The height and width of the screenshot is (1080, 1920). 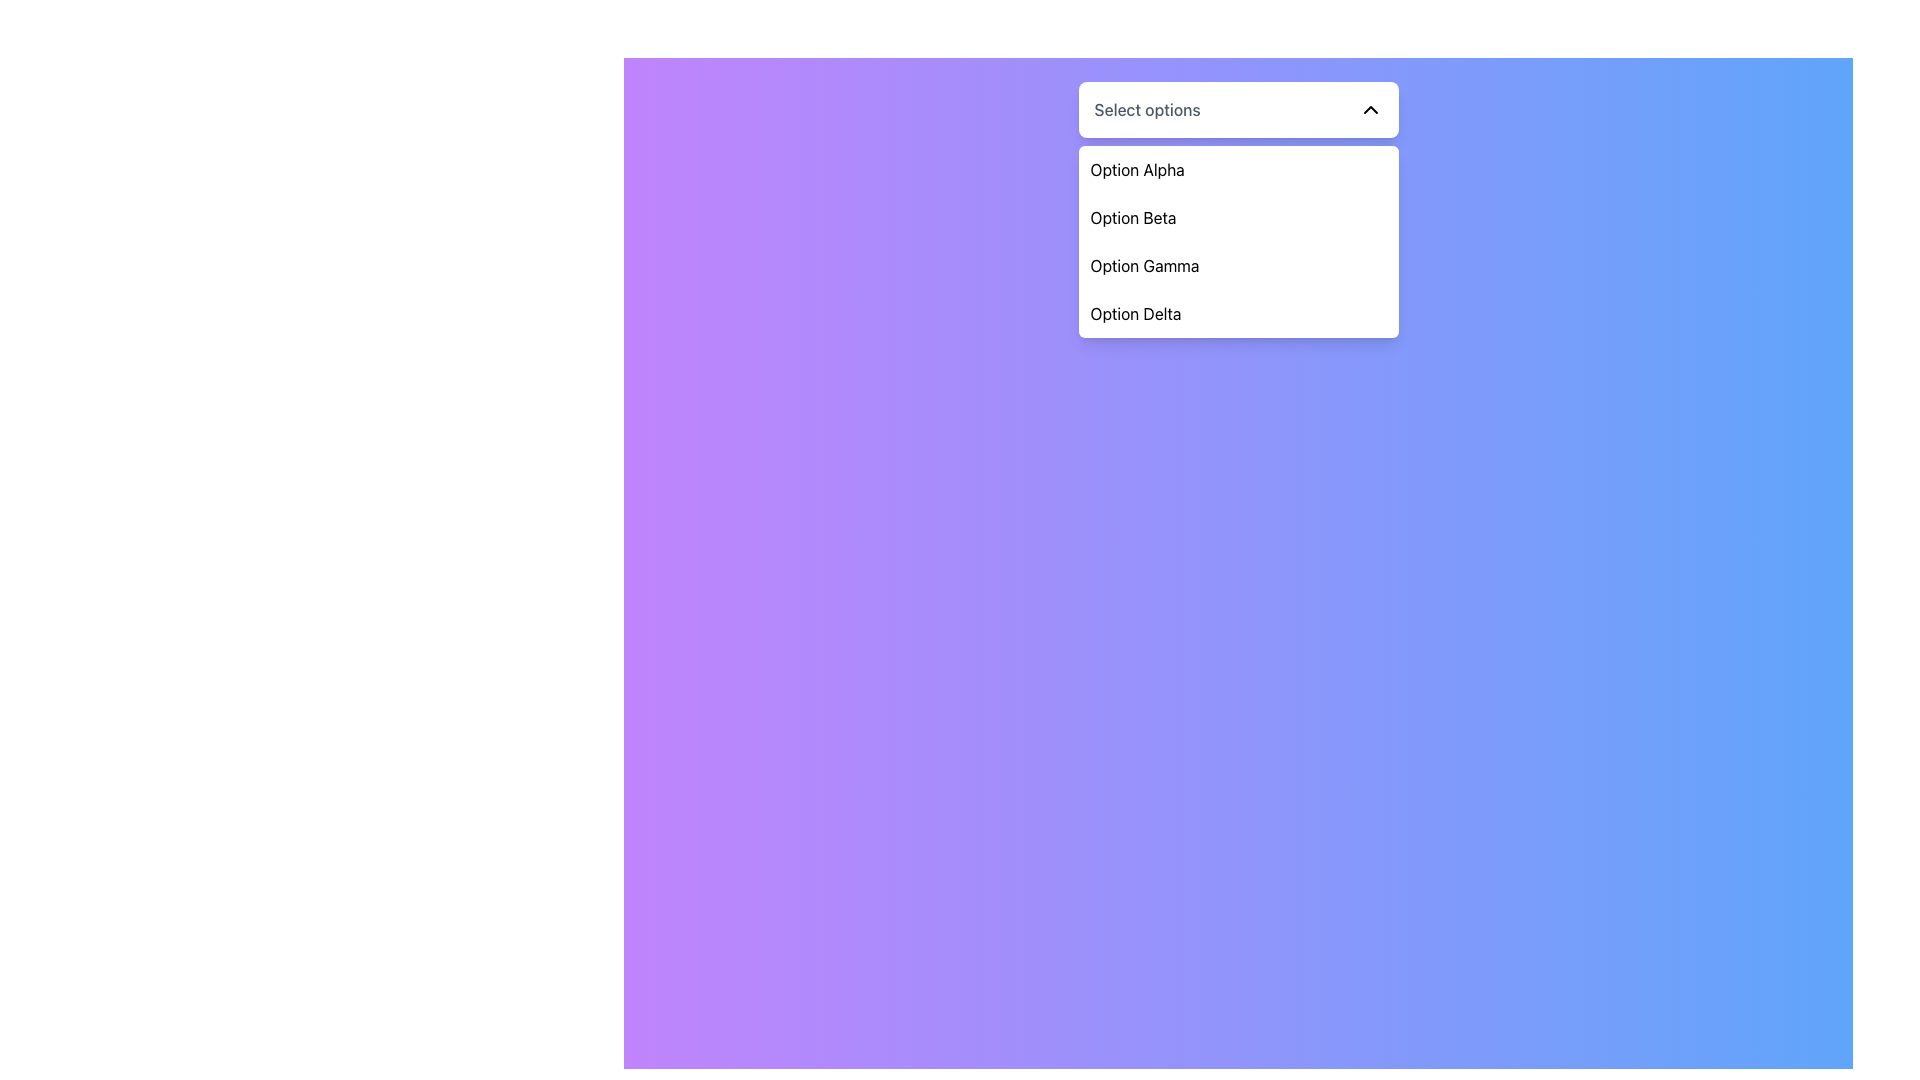 I want to click on the Chevron icon located at the top-right corner of the 'Select options' dropdown menu to indicate its collapsible state, so click(x=1369, y=110).